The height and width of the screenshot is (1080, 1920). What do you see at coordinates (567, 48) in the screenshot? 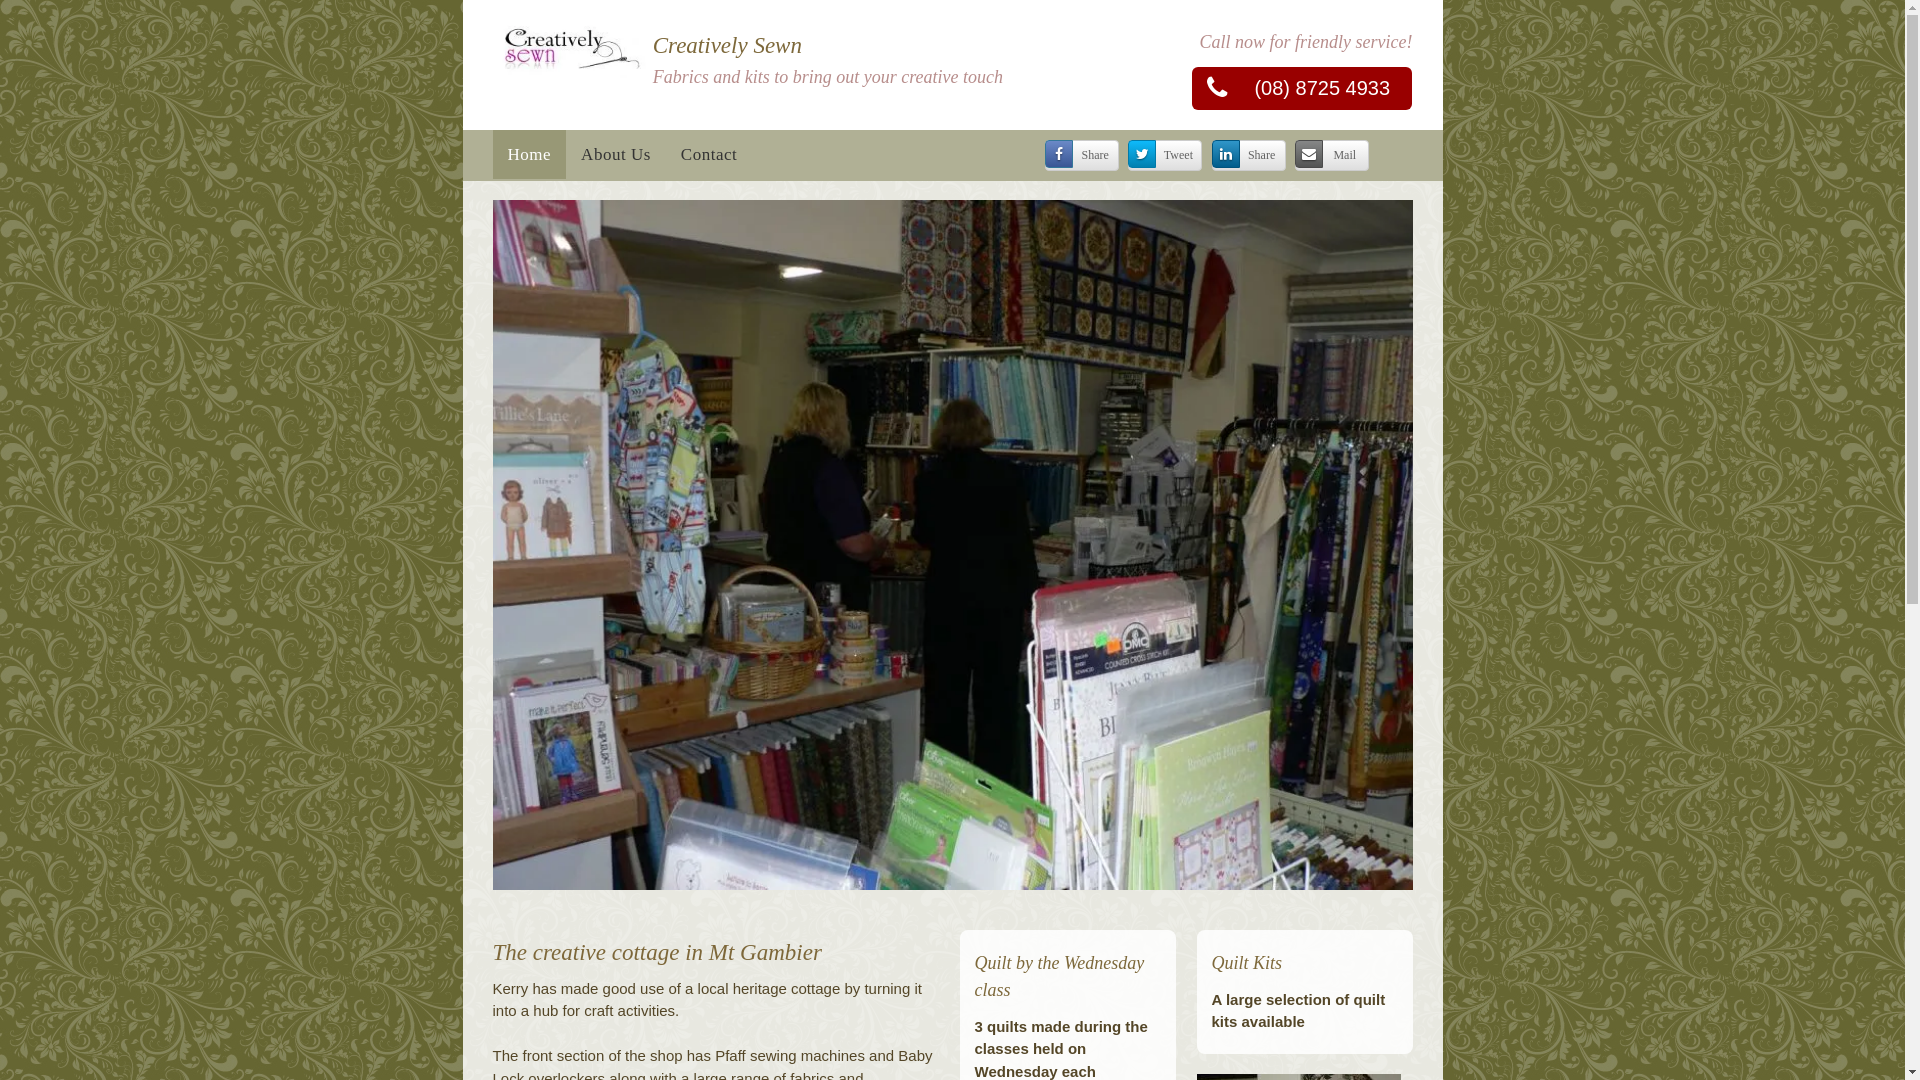
I see `'Logo'` at bounding box center [567, 48].